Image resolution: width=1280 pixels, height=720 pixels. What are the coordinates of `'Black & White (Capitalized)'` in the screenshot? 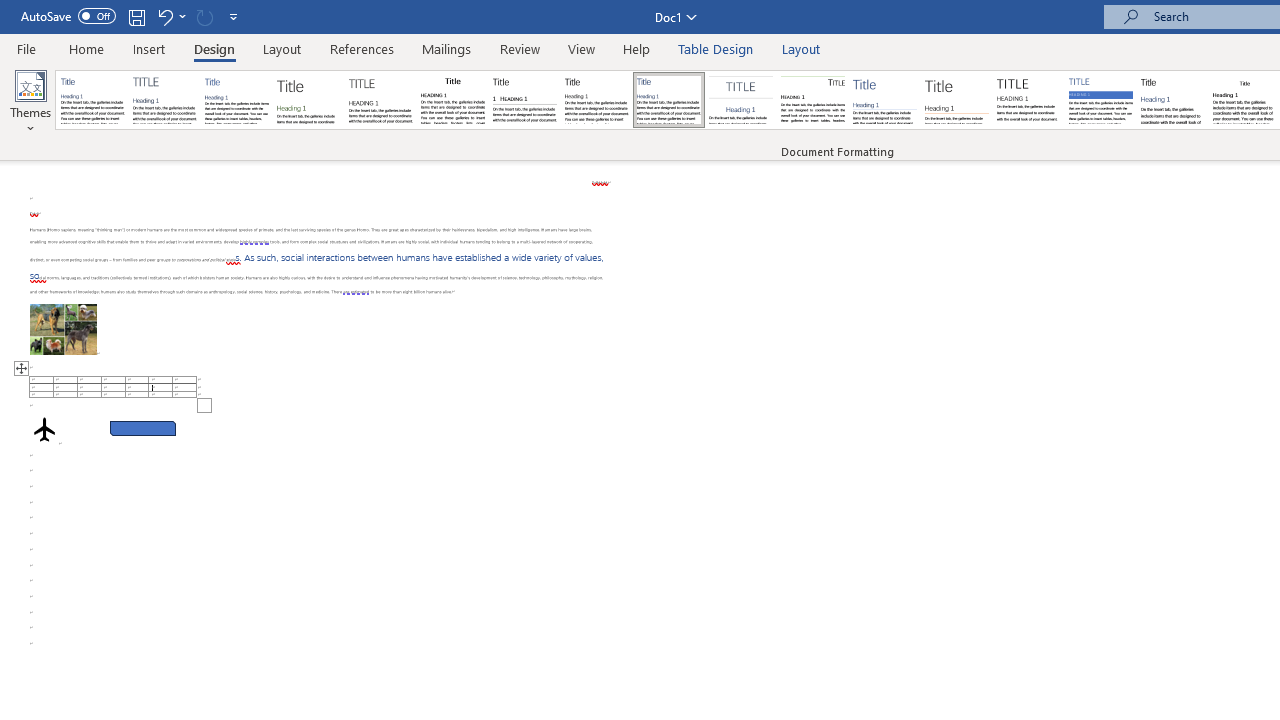 It's located at (381, 100).